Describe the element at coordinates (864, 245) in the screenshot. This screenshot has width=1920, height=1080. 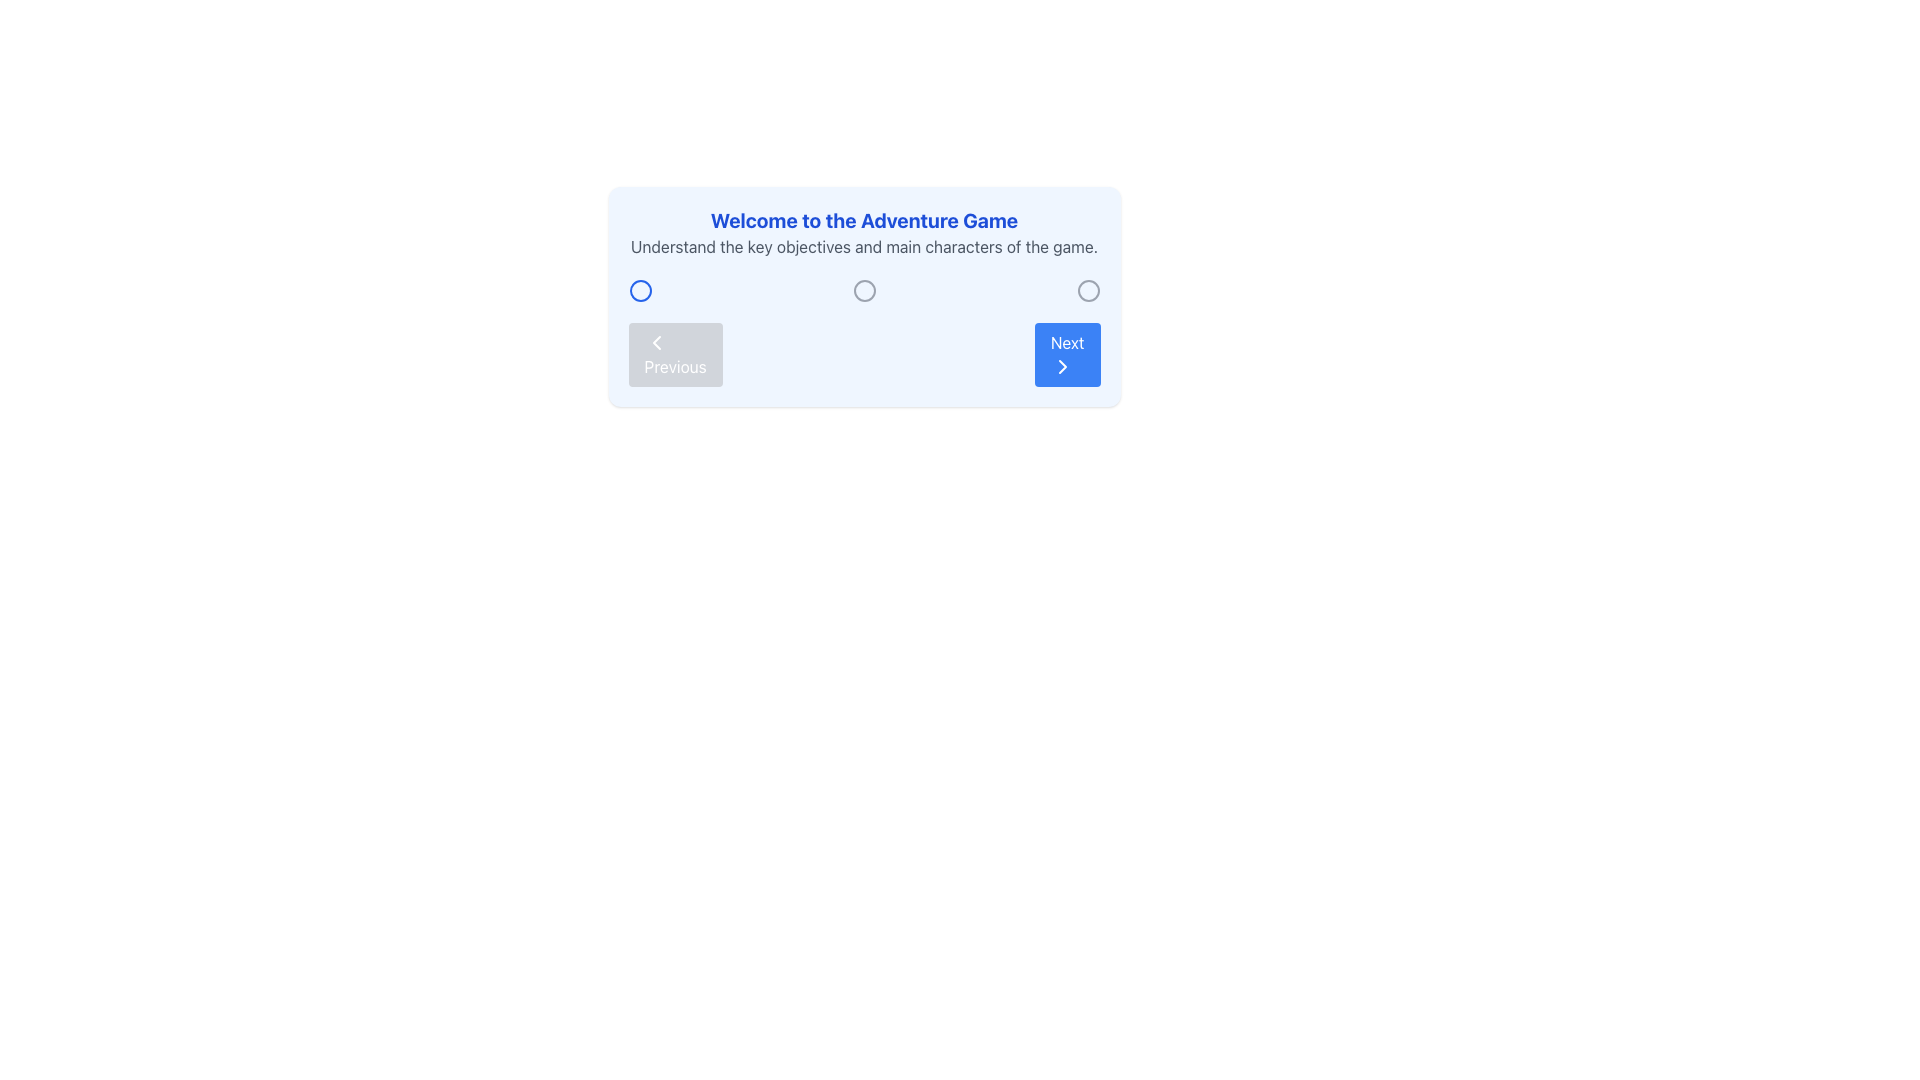
I see `text label that contains the phrase 'Understand the key objectives and main characters of the game.' which is styled in gray and positioned below the header 'Welcome to the Adventure Game'` at that location.